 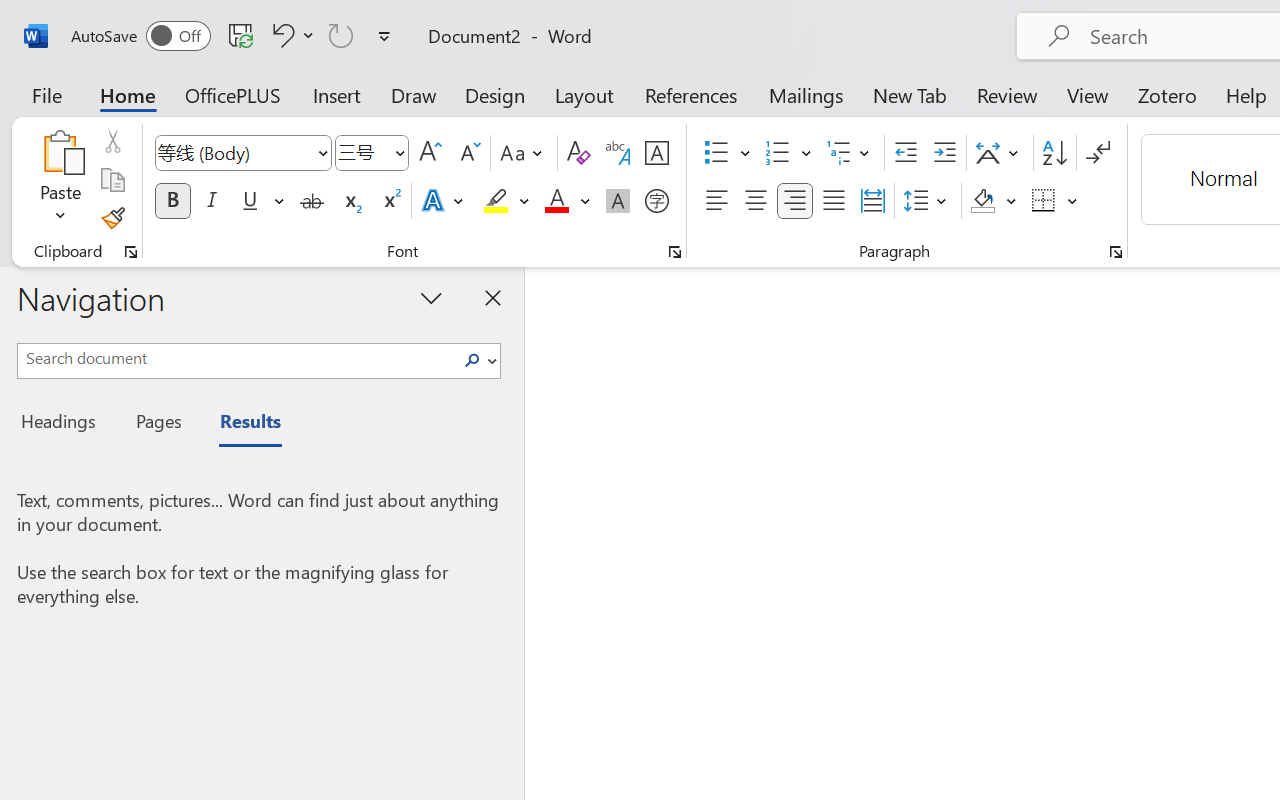 I want to click on 'View', so click(x=1087, y=94).